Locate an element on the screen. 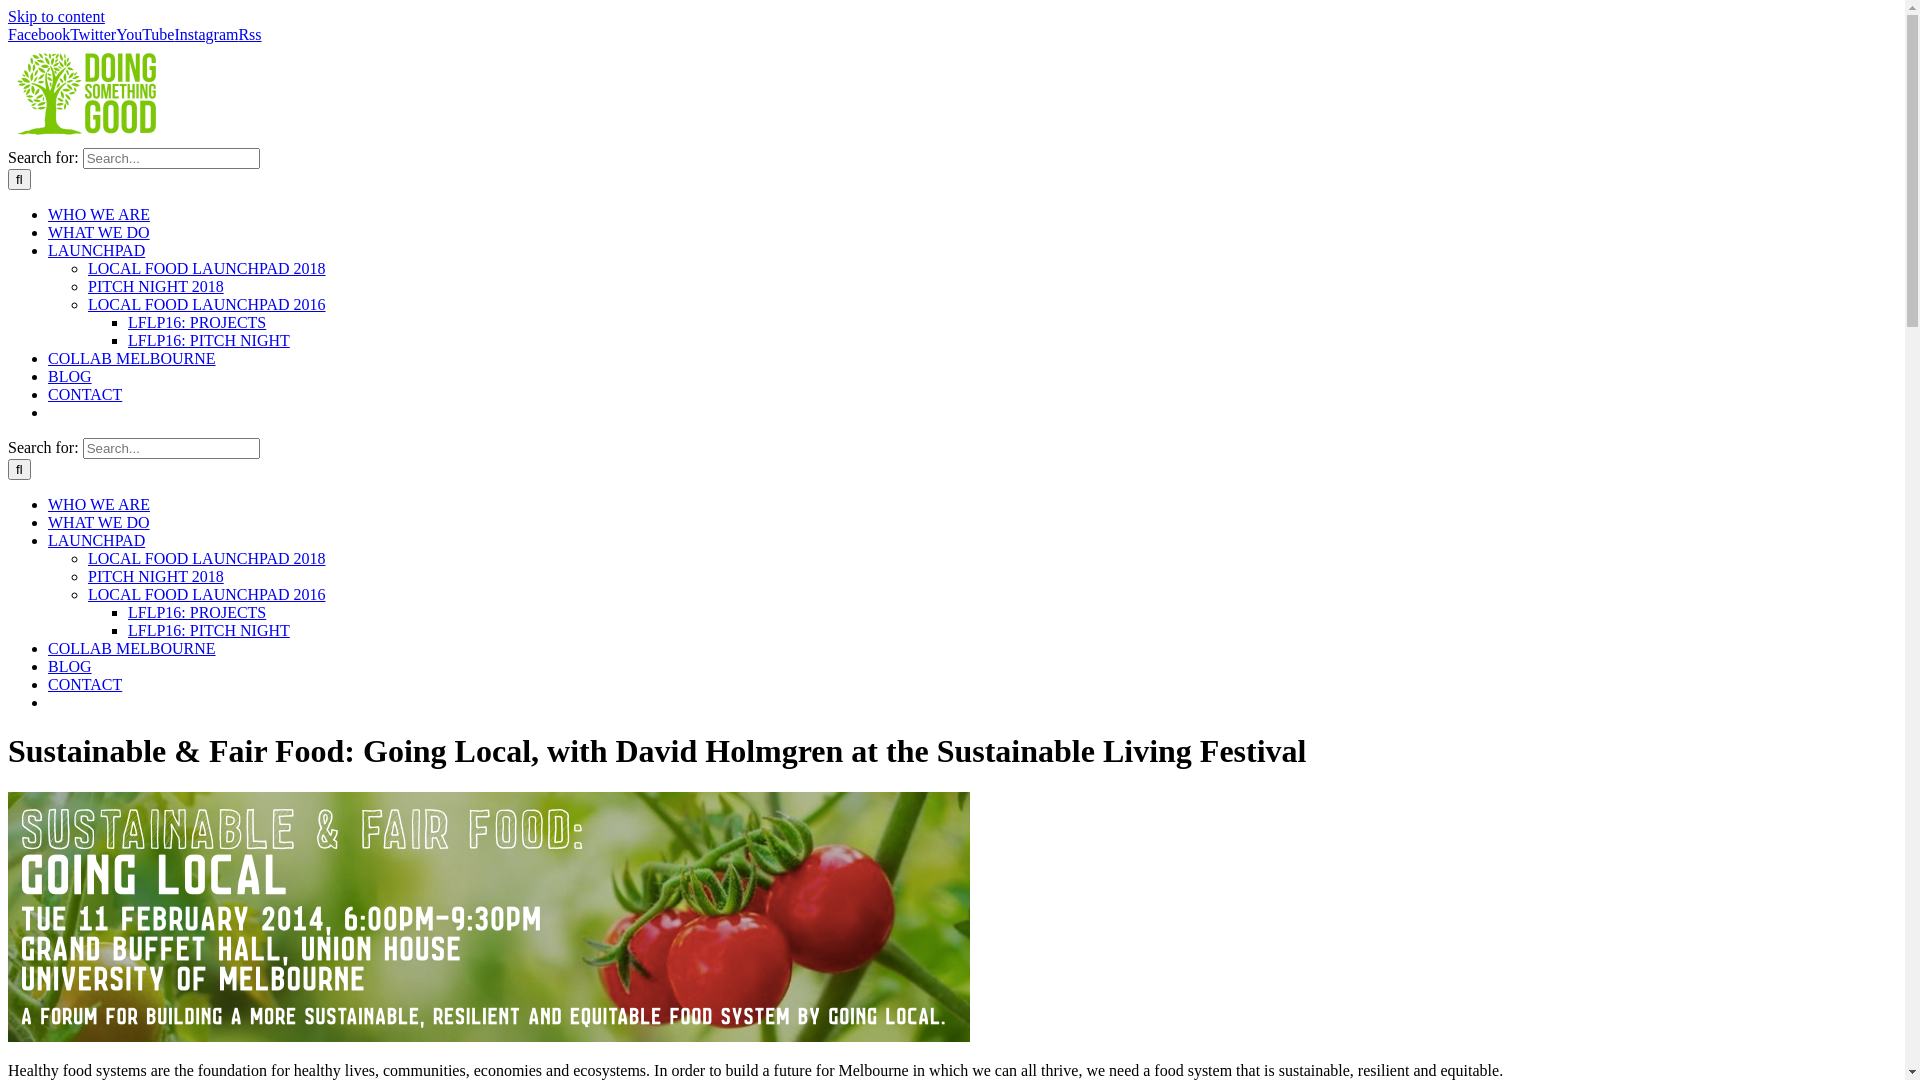  'LFLP16: PROJECTS' is located at coordinates (196, 611).